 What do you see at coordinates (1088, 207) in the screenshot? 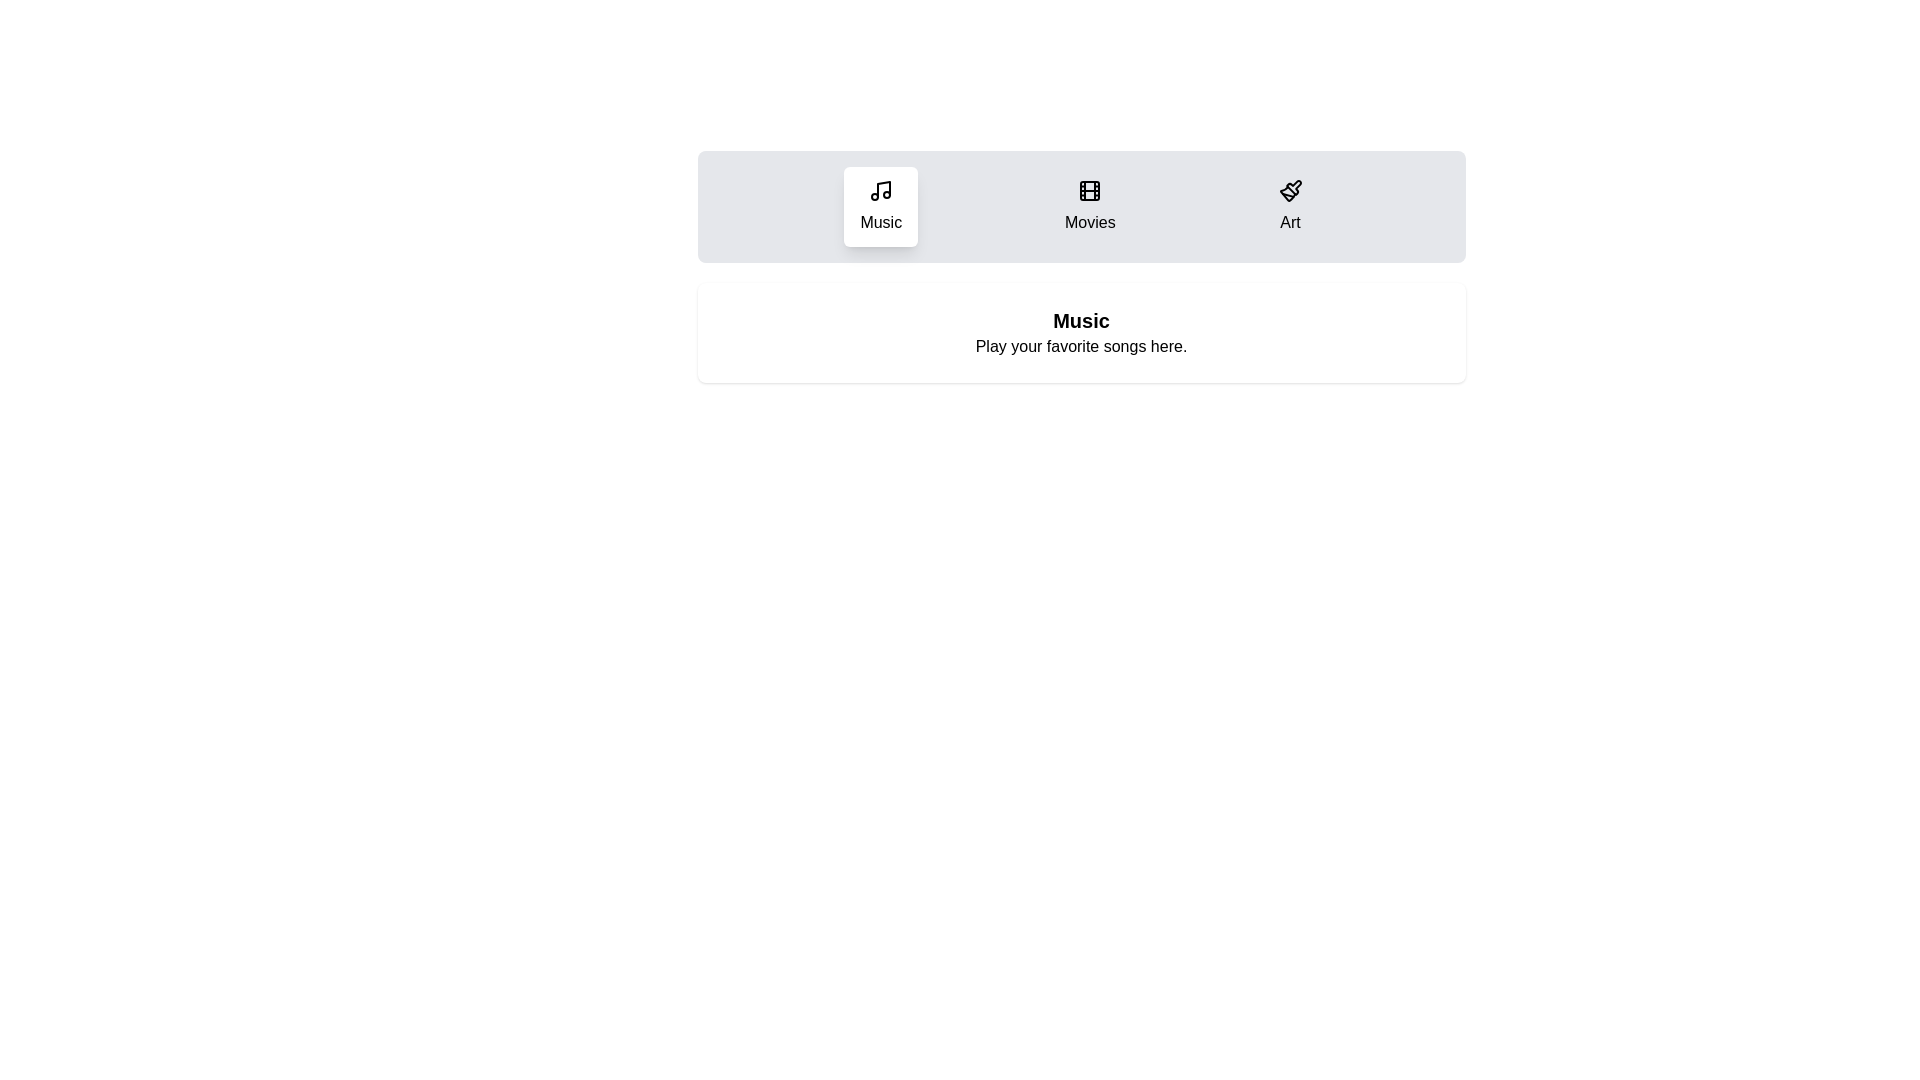
I see `the Movies tab to observe its hover effect` at bounding box center [1088, 207].